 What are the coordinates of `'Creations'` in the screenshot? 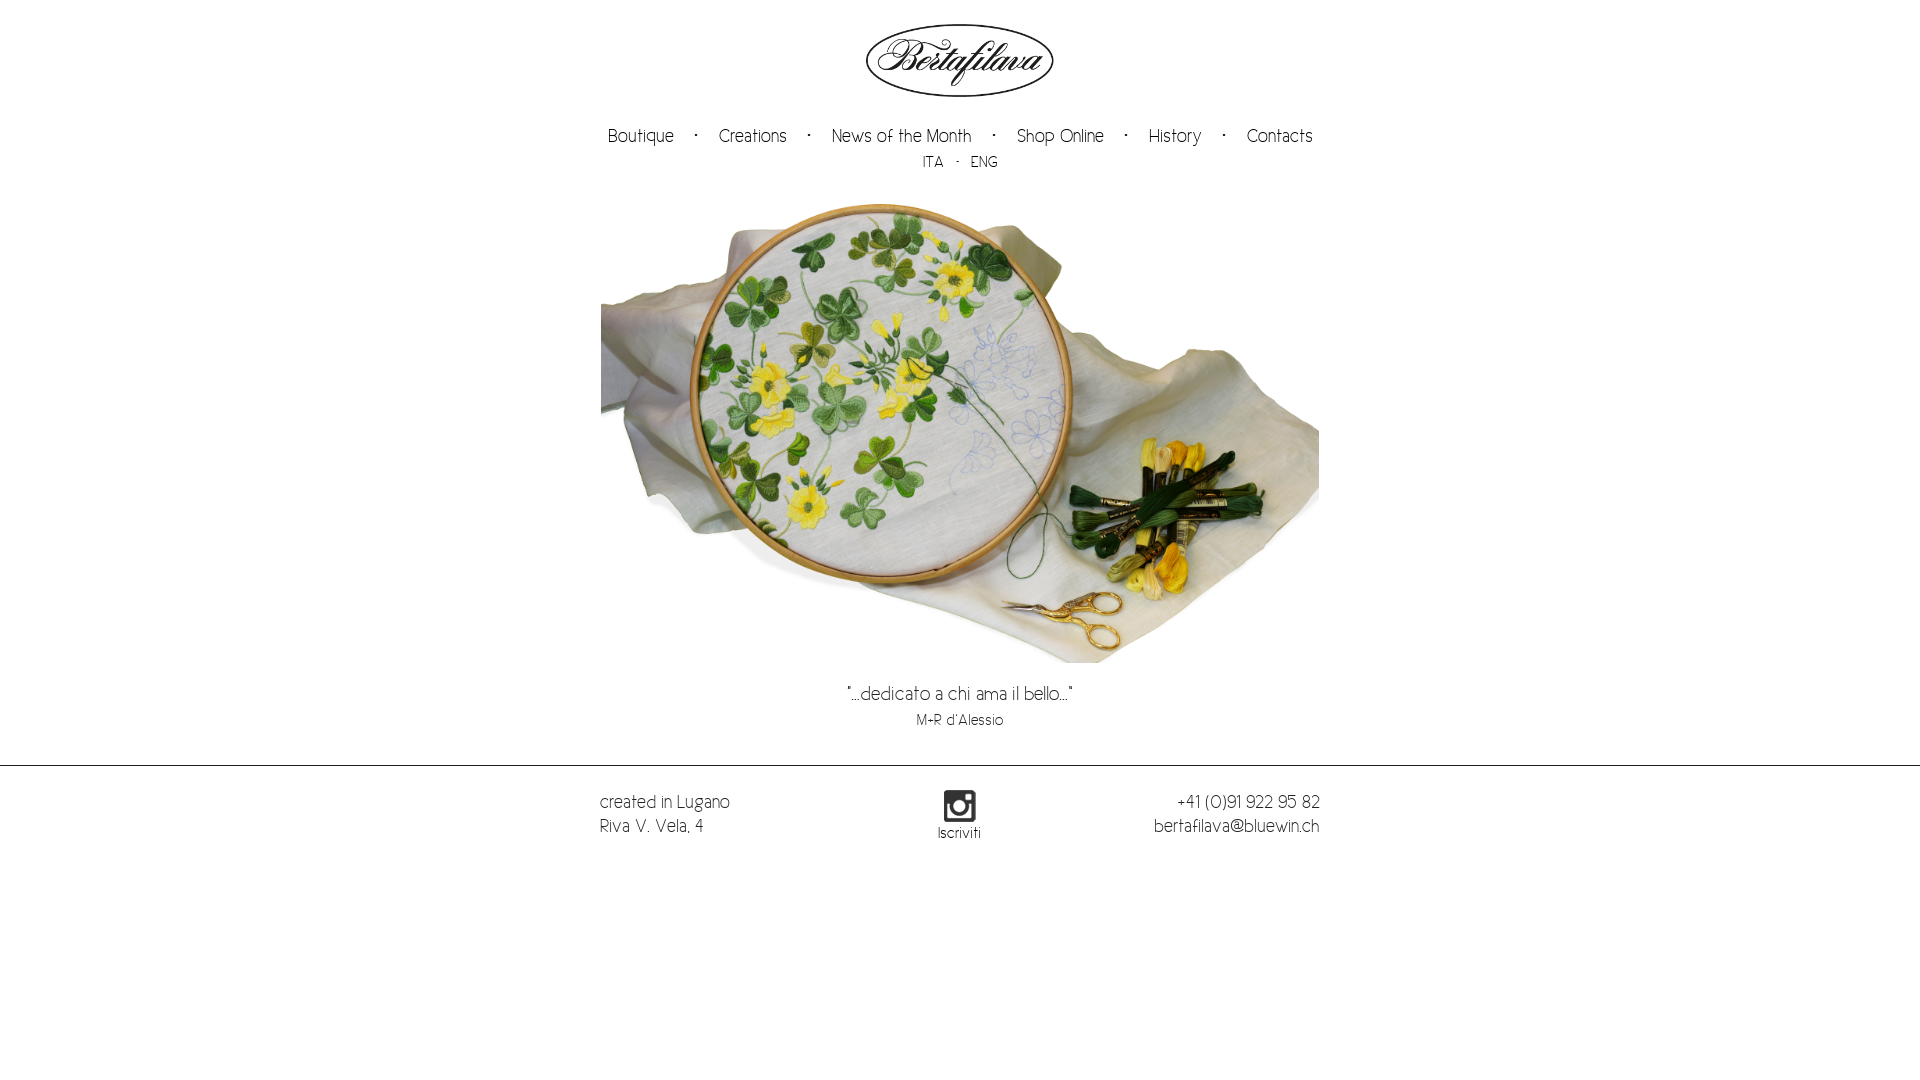 It's located at (718, 135).